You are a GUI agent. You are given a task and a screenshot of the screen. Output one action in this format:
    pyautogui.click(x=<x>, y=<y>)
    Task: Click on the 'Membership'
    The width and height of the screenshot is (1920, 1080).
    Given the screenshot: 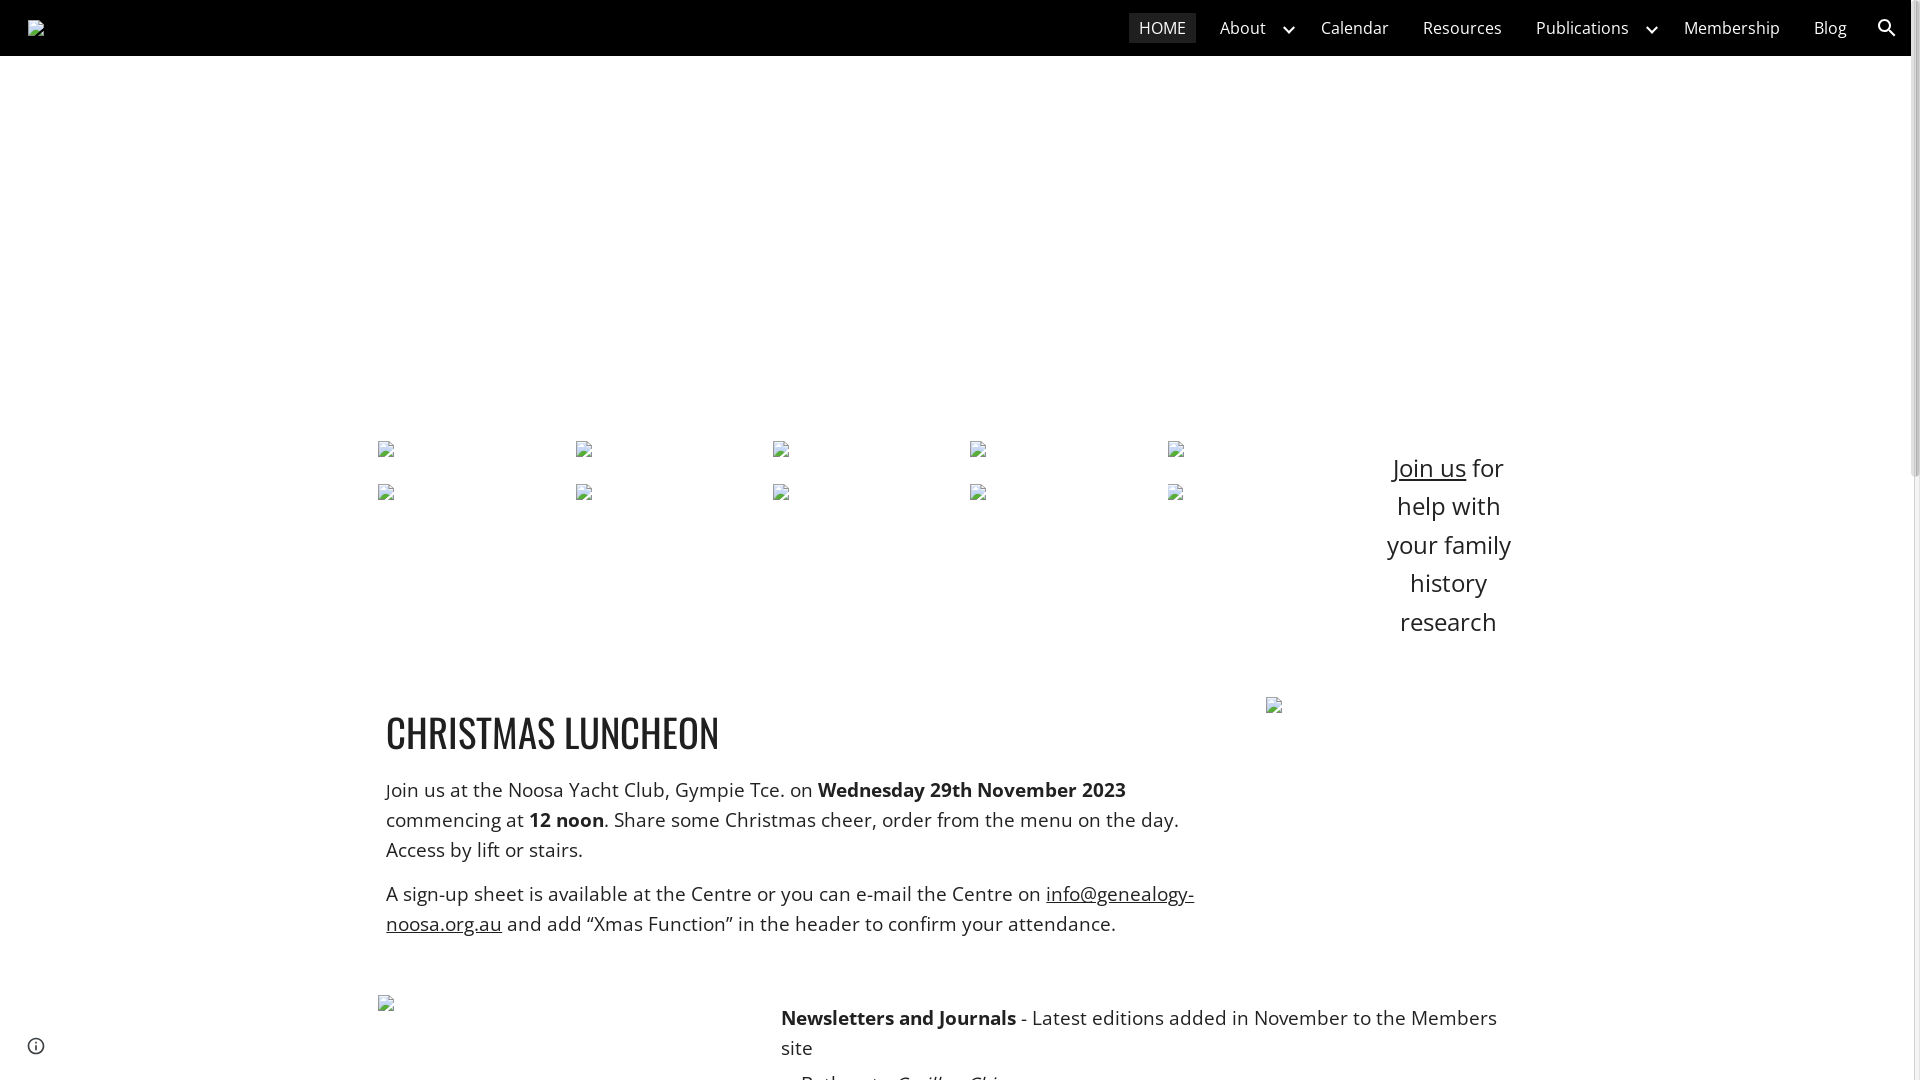 What is the action you would take?
    pyautogui.click(x=1731, y=27)
    